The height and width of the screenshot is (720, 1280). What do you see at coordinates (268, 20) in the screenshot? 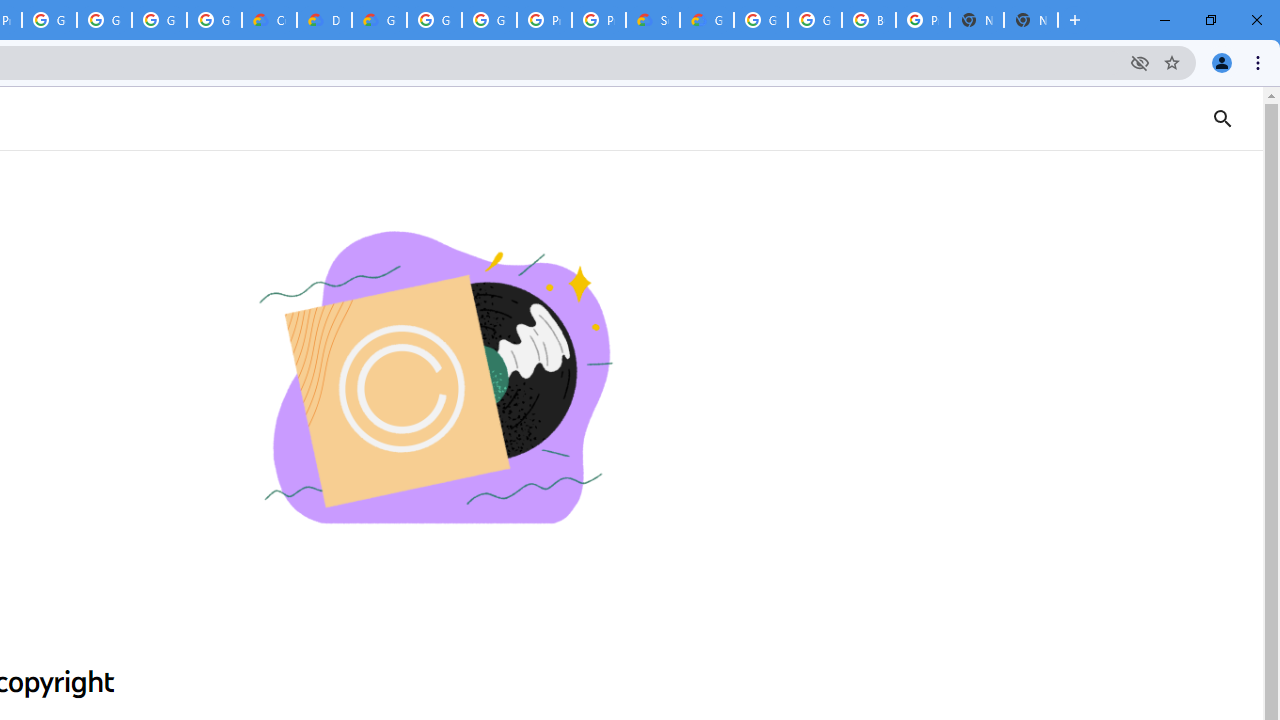
I see `'Customer Care | Google Cloud'` at bounding box center [268, 20].